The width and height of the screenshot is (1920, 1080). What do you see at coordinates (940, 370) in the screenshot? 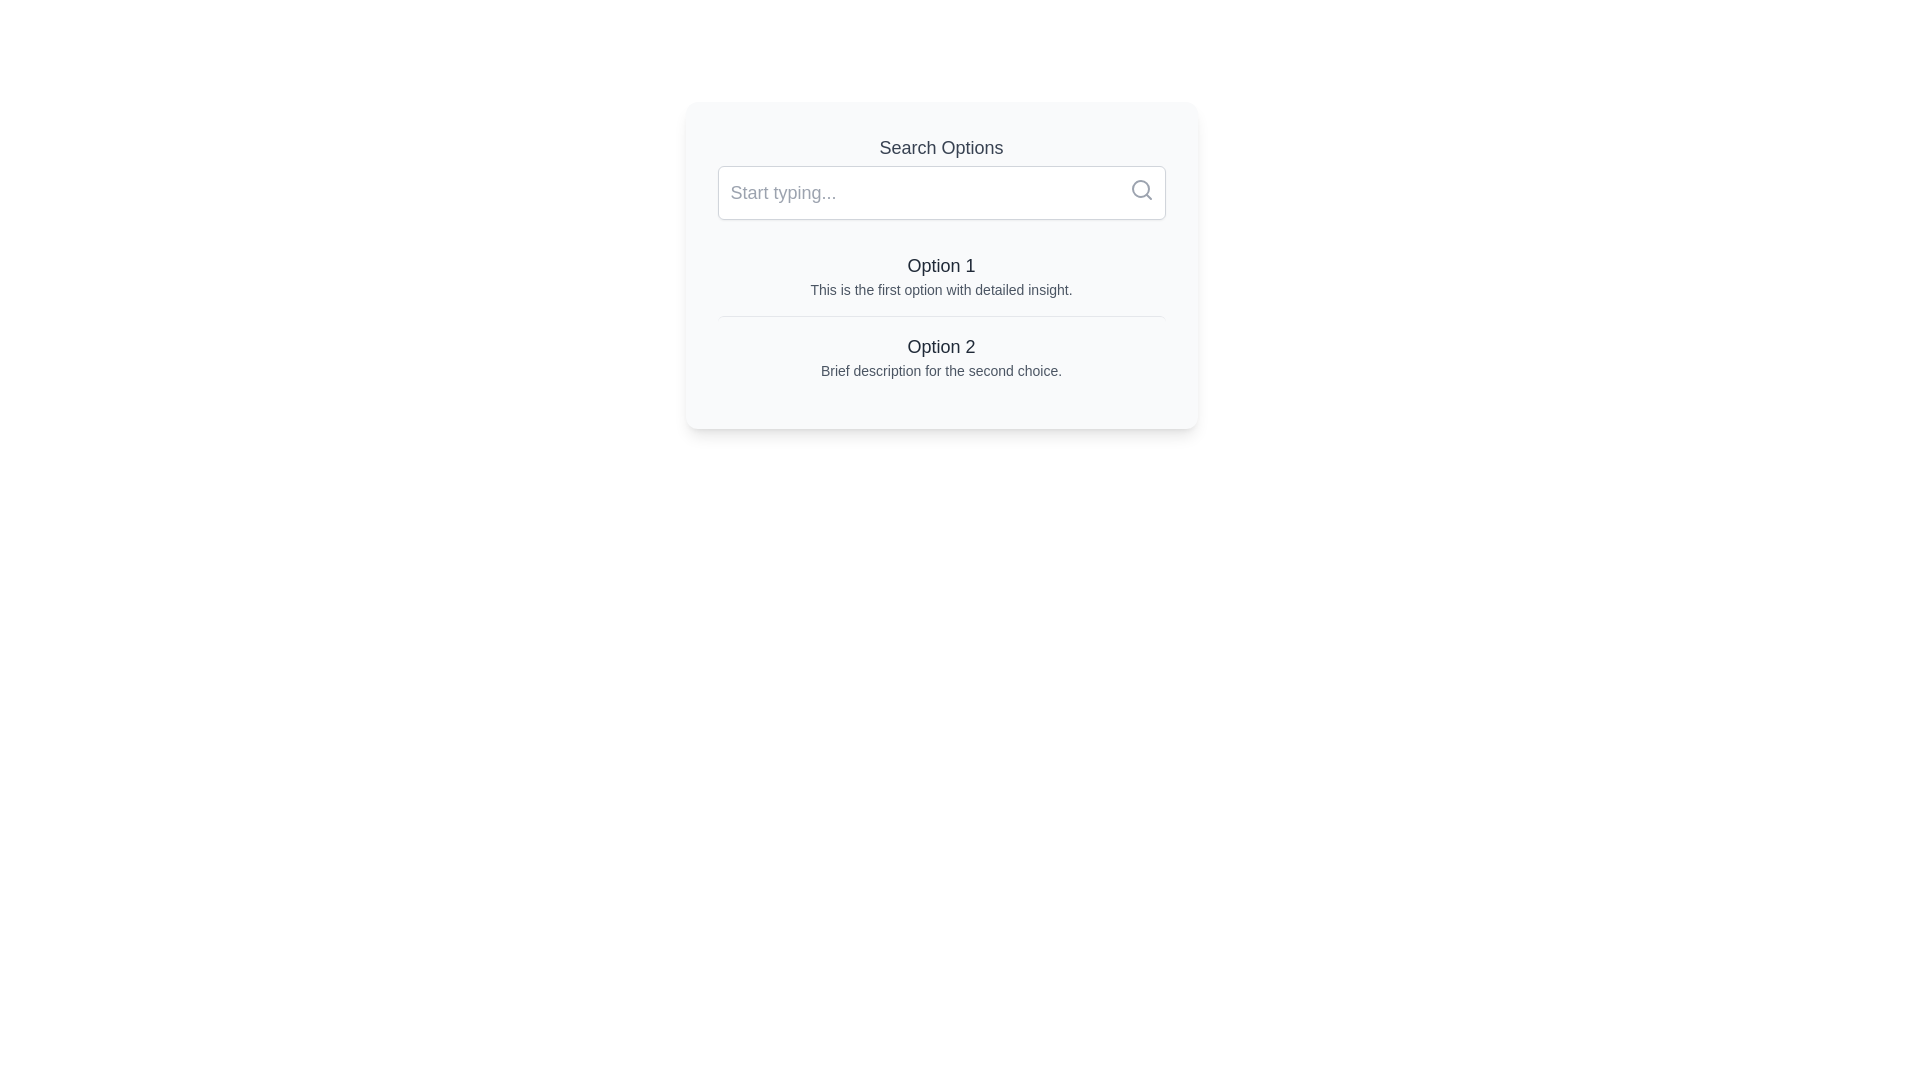
I see `the descriptive text label that provides additional information about the second choice in the options list, located below 'Option 2' in the second option card` at bounding box center [940, 370].